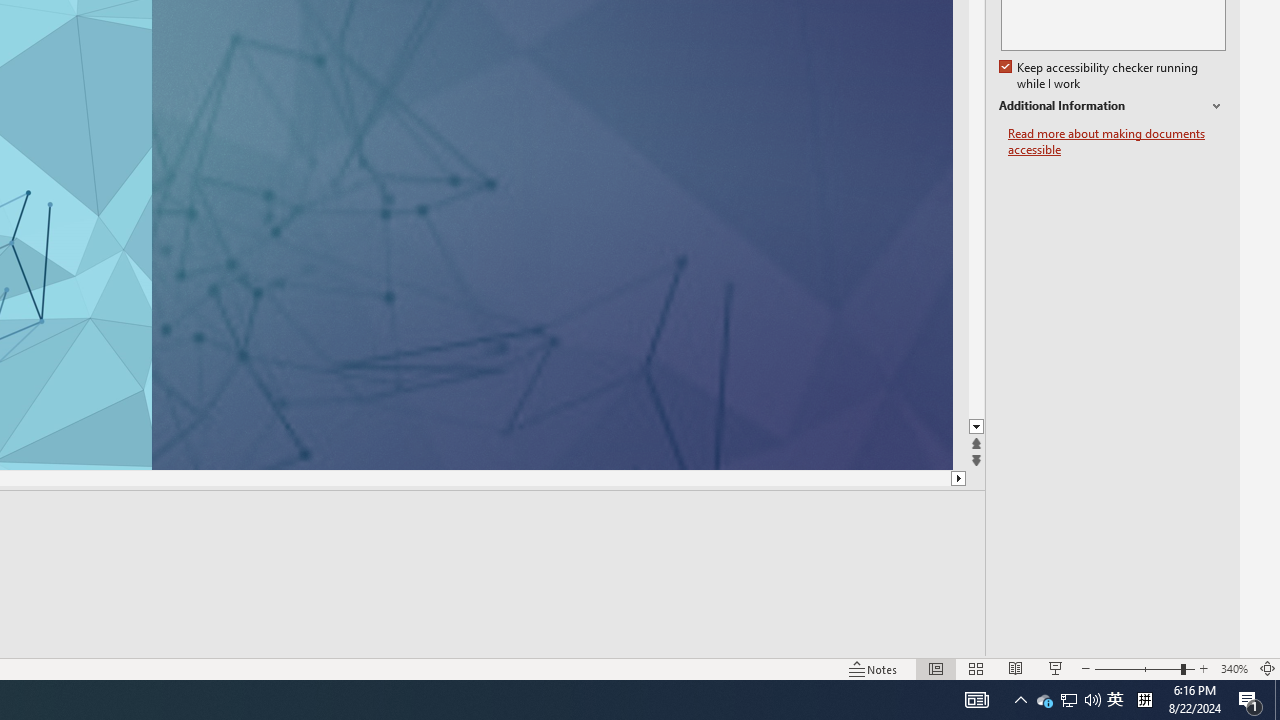 The height and width of the screenshot is (720, 1280). Describe the element at coordinates (1233, 669) in the screenshot. I see `'Zoom 340%'` at that location.